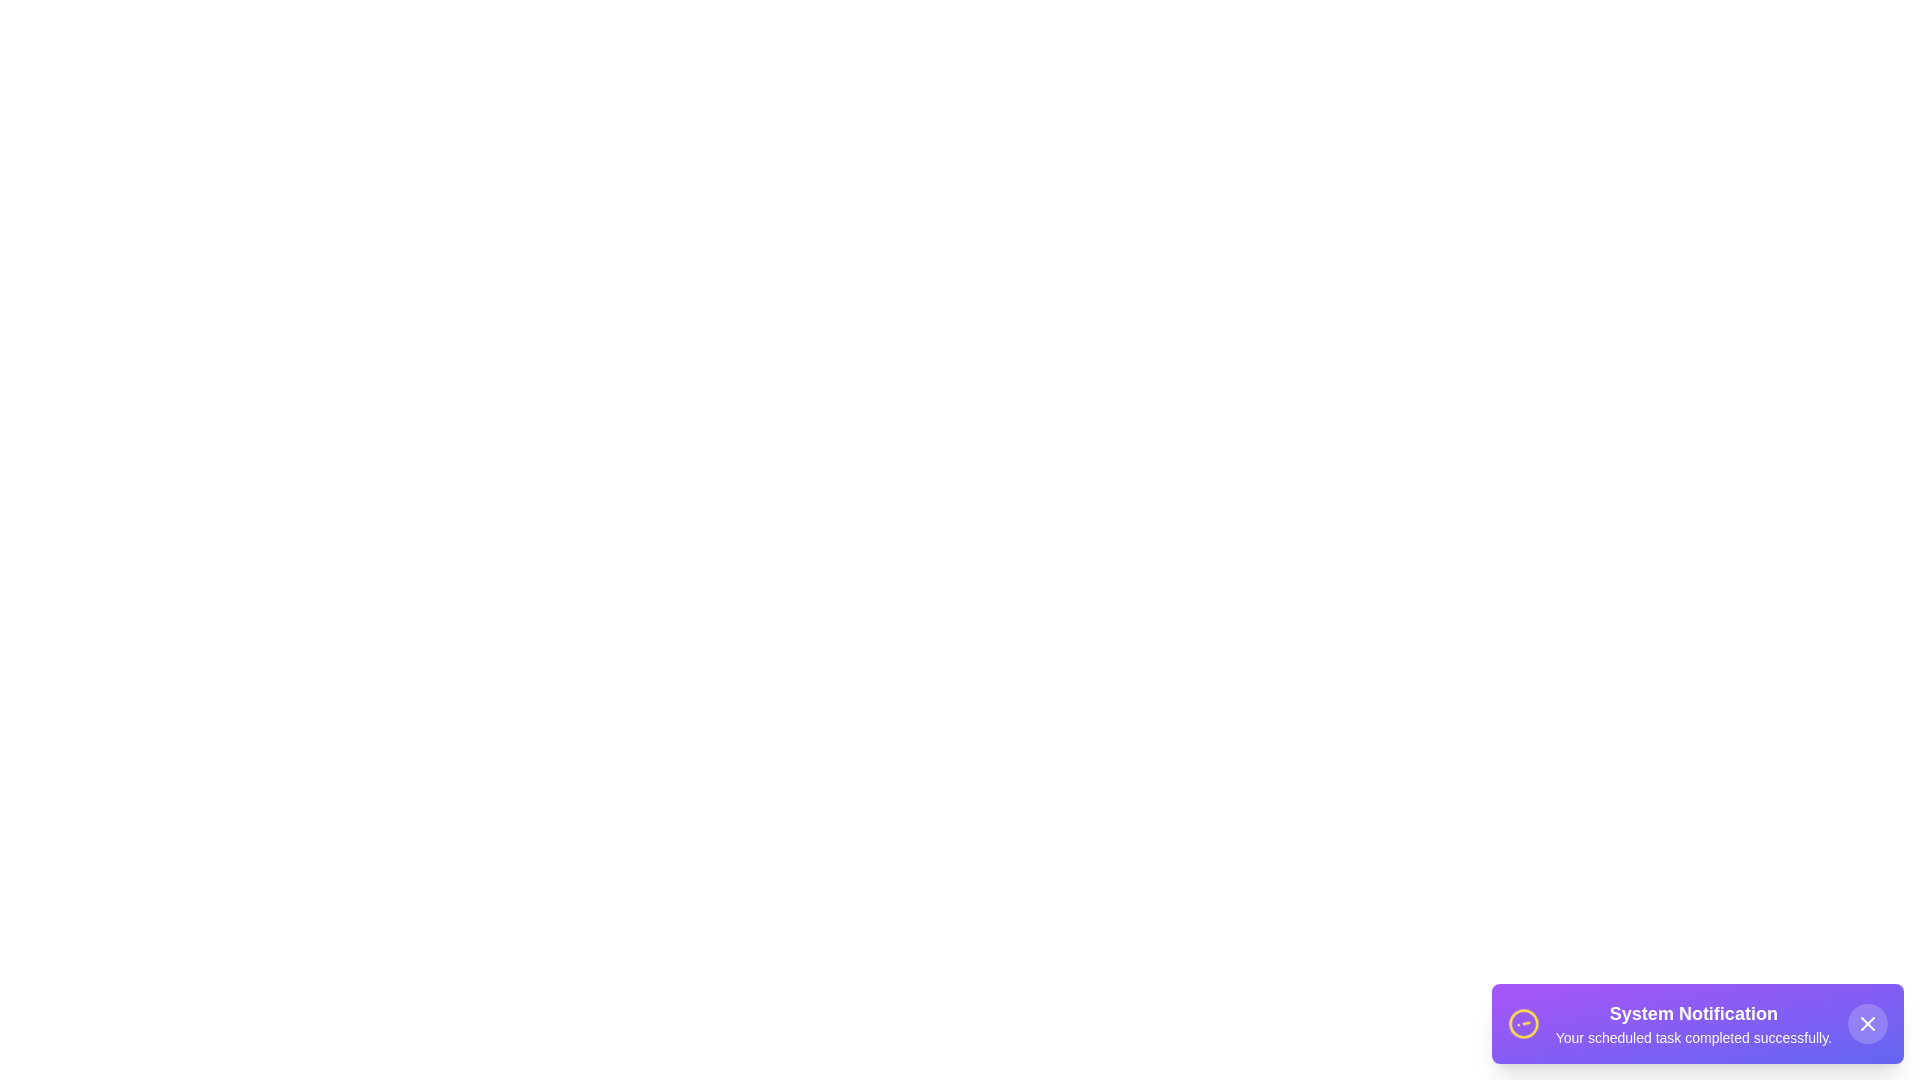 The height and width of the screenshot is (1080, 1920). Describe the element at coordinates (1866, 1023) in the screenshot. I see `close button on the snackbar to dismiss it` at that location.